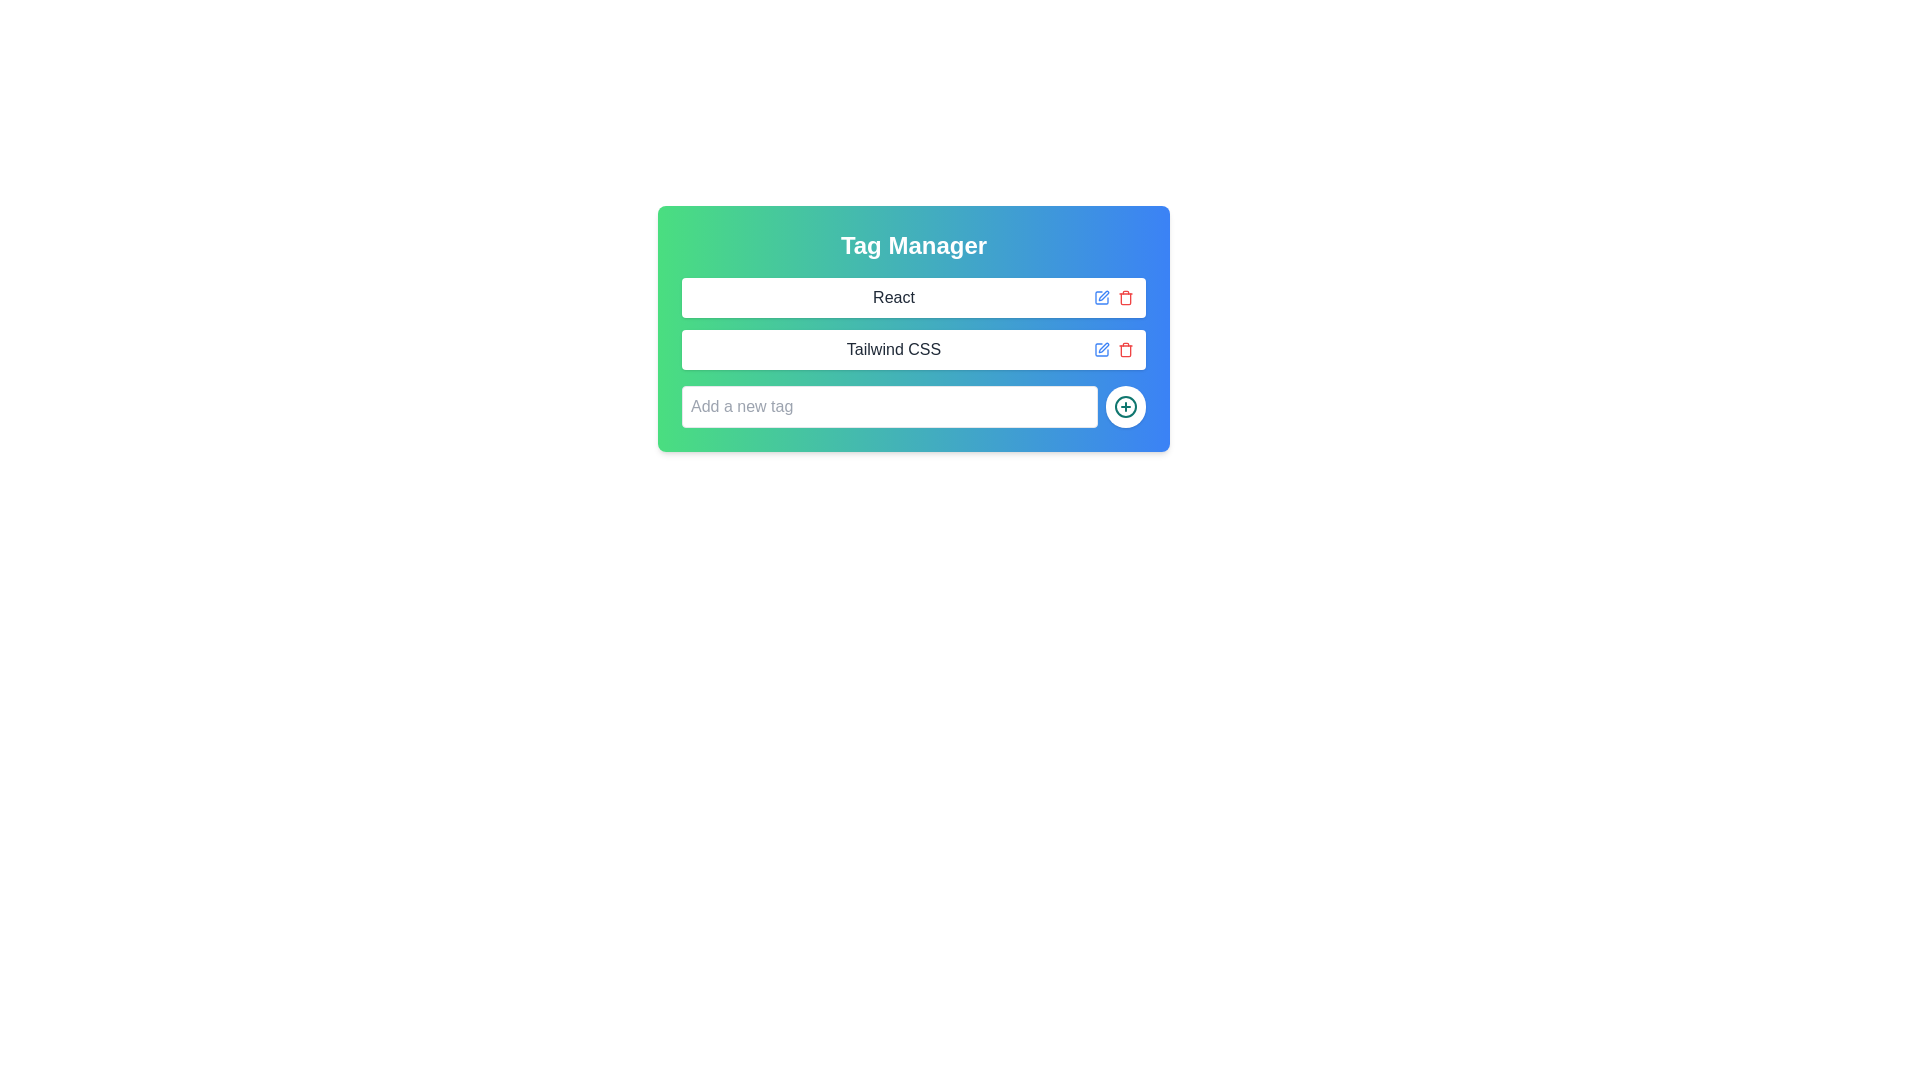 The width and height of the screenshot is (1920, 1080). Describe the element at coordinates (1101, 297) in the screenshot. I see `the pencil icon located to the immediate right of the 'React' label in the first row of the tag list` at that location.